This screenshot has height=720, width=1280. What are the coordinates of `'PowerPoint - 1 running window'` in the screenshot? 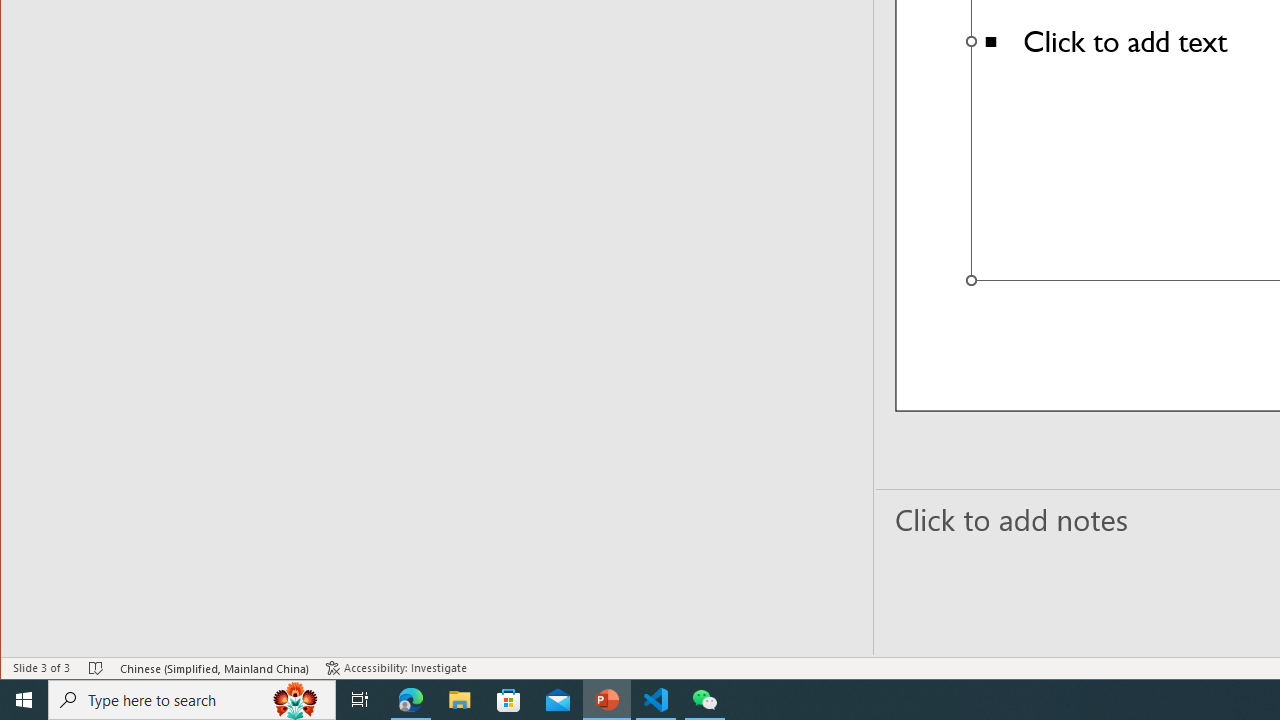 It's located at (606, 698).